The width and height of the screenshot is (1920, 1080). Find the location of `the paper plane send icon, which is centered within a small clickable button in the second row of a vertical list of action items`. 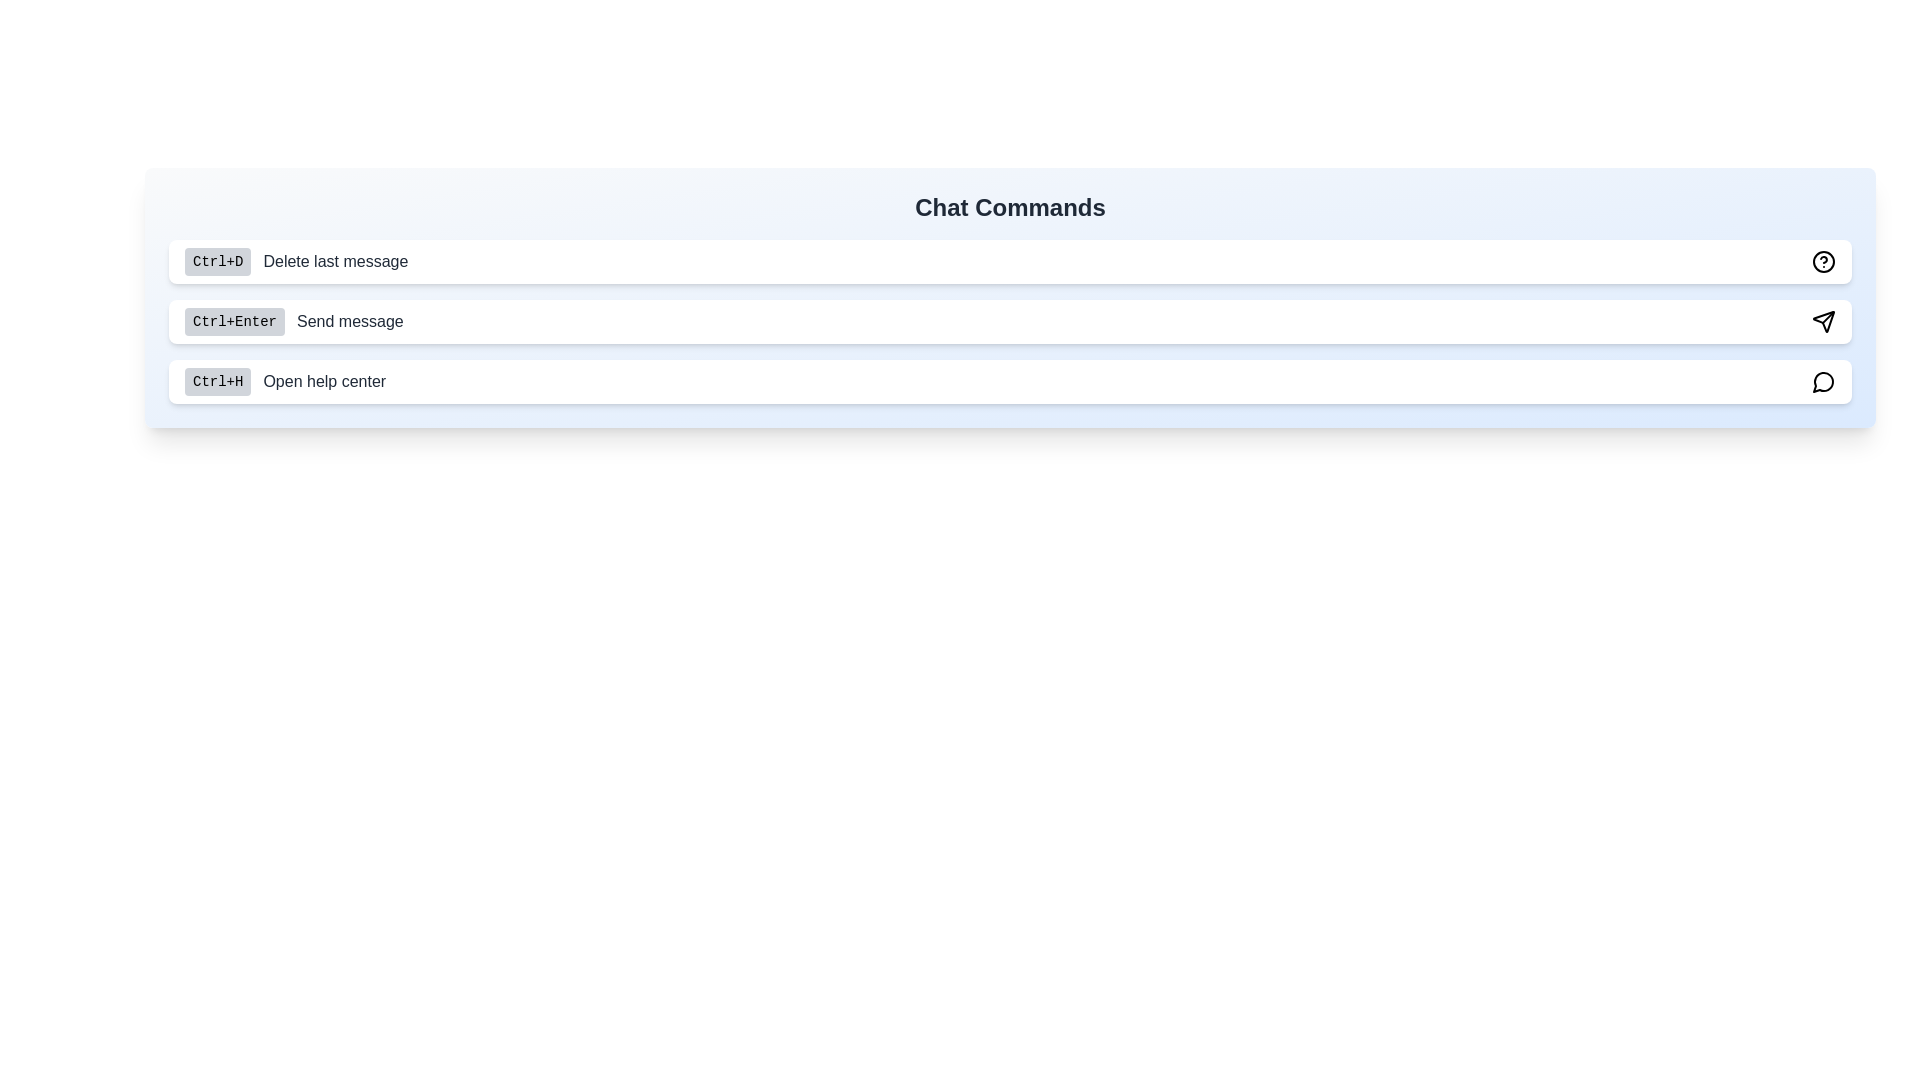

the paper plane send icon, which is centered within a small clickable button in the second row of a vertical list of action items is located at coordinates (1824, 320).